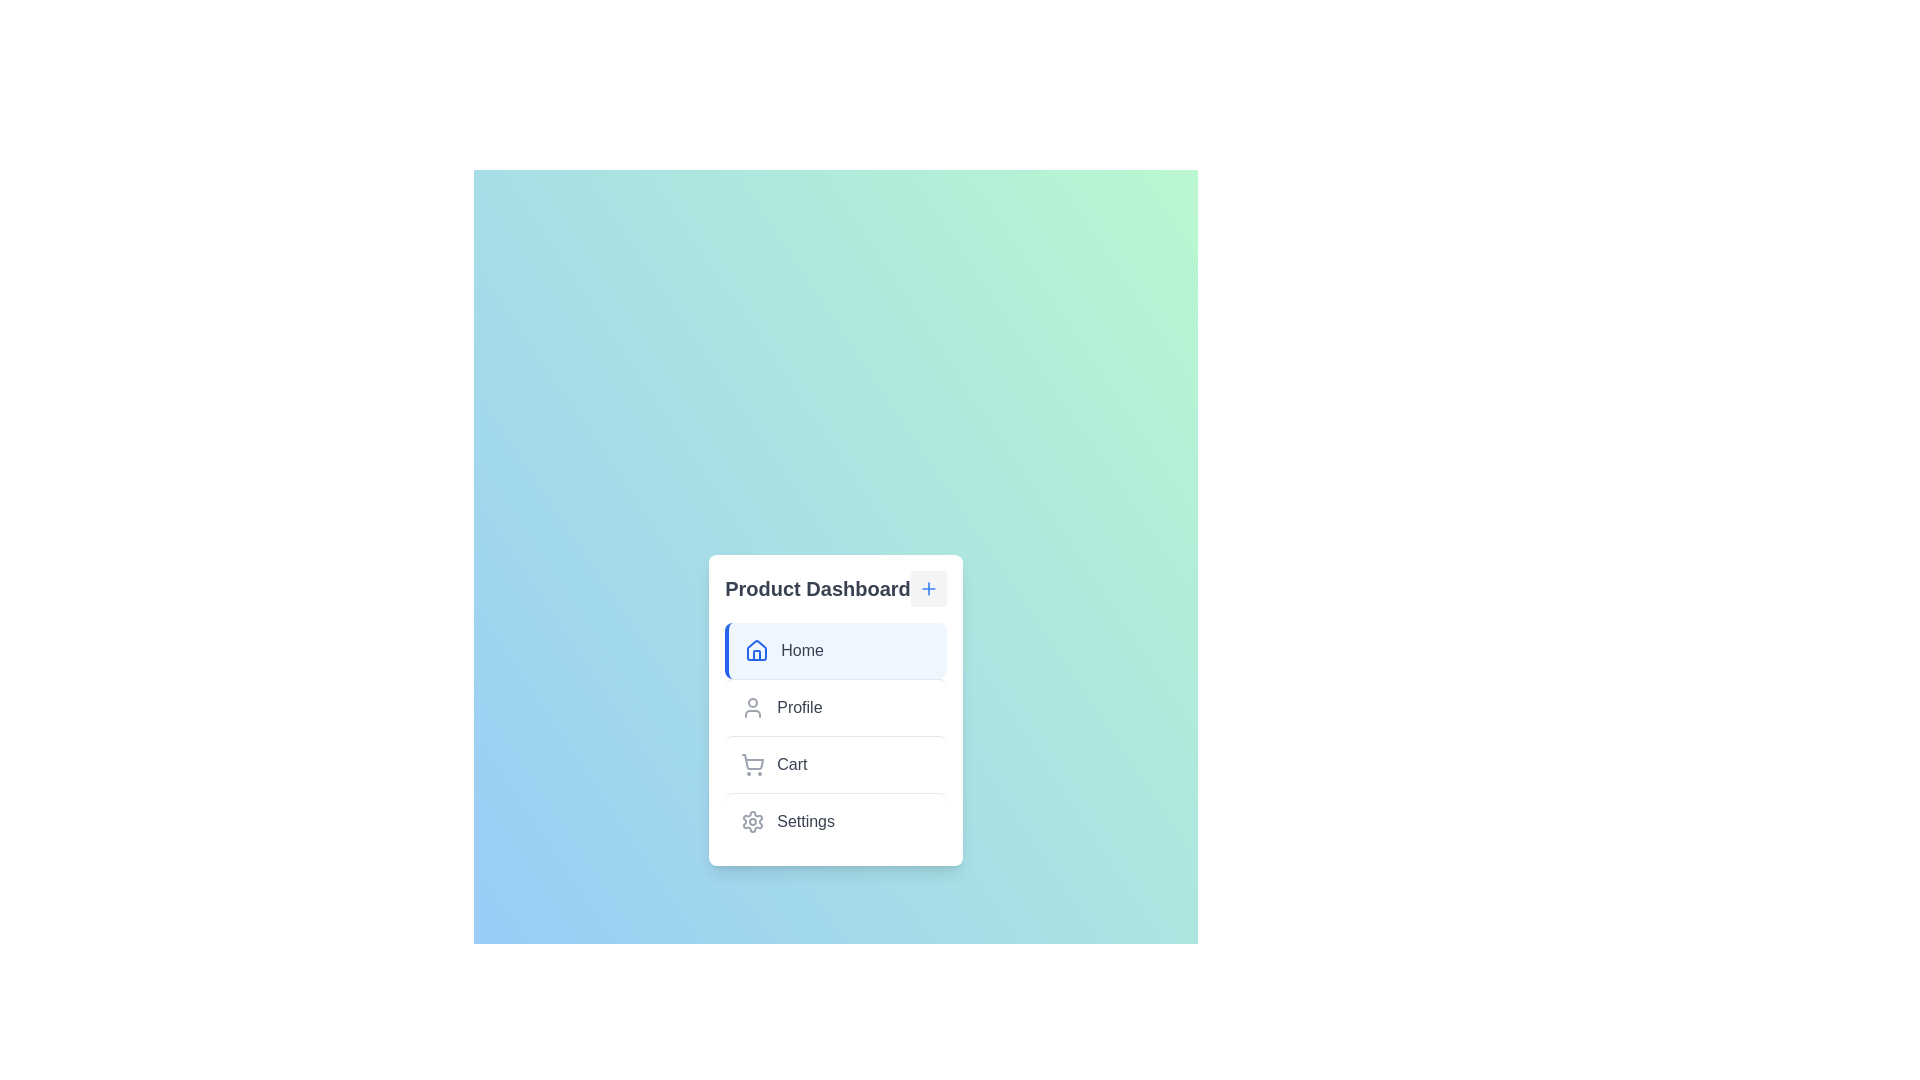  I want to click on the menu item labeled Cart to select it, so click(835, 763).